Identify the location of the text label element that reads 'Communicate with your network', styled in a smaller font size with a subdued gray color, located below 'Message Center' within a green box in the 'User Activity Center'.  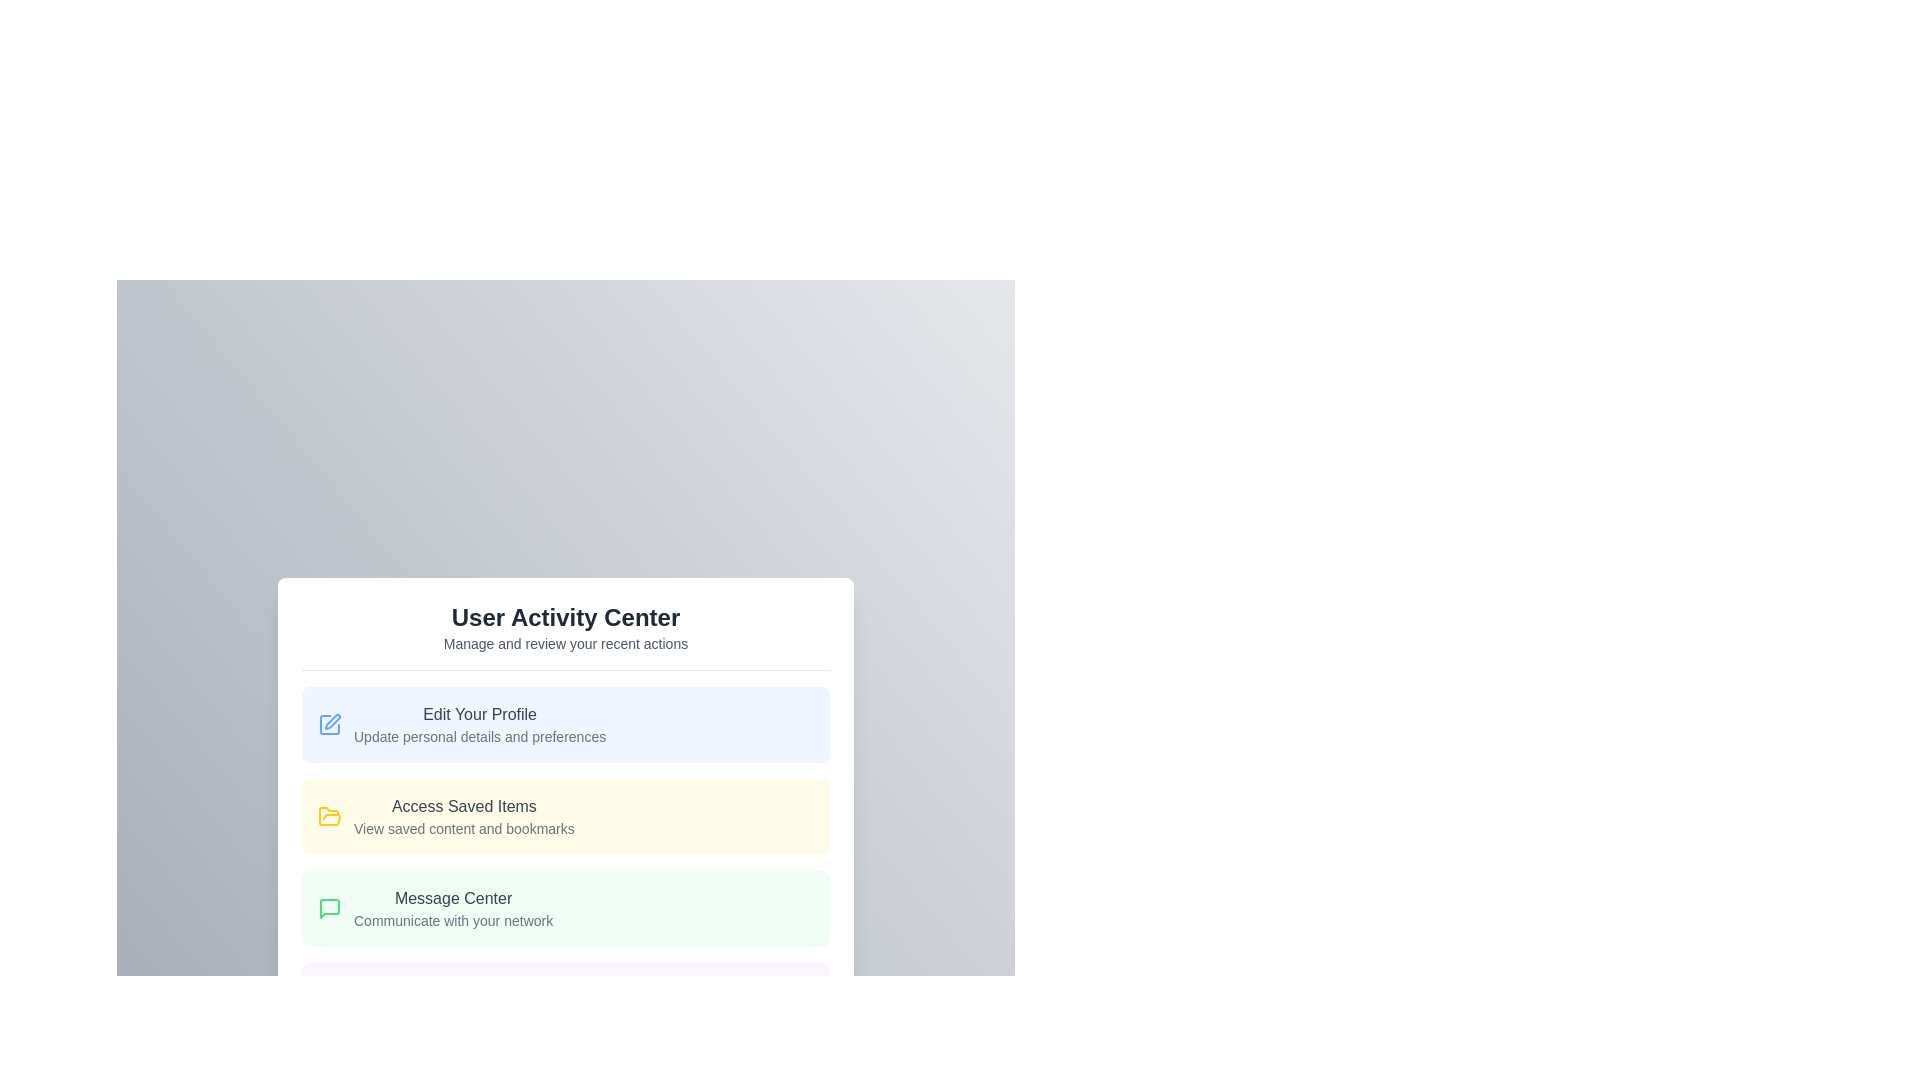
(452, 920).